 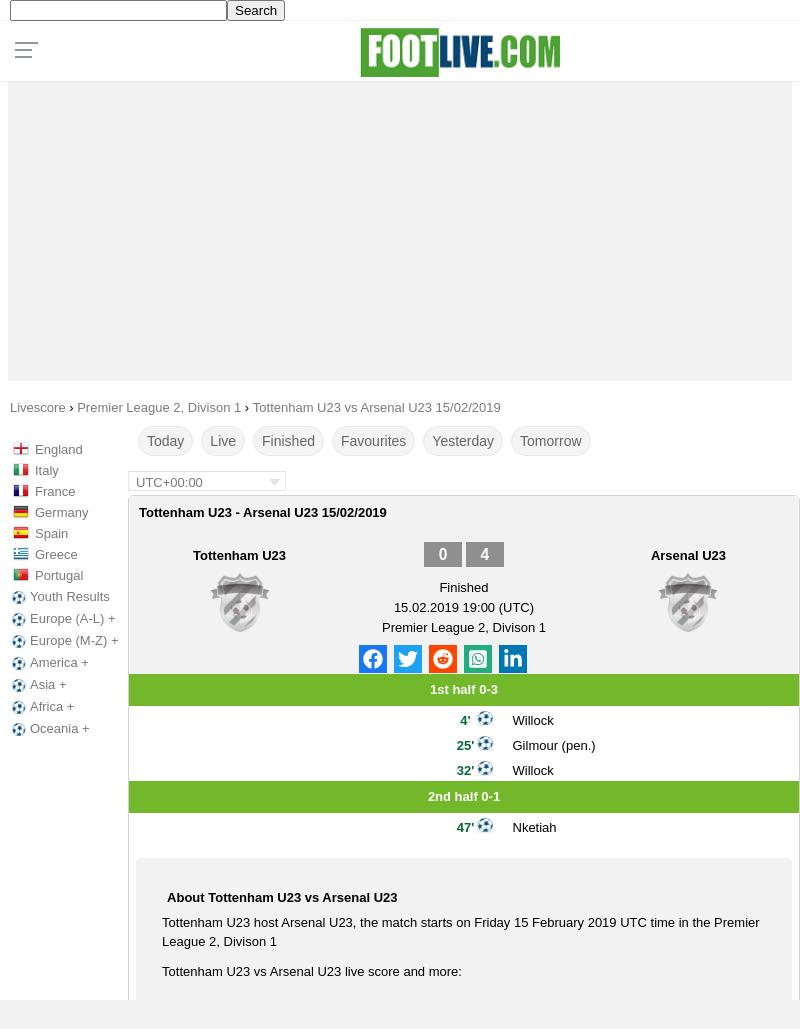 What do you see at coordinates (459, 931) in the screenshot?
I see `'Tottenham U23 host Arsenal U23, the match starts on Friday 15 February 2019 UTC time in the  Premier League 2, Divison 1'` at bounding box center [459, 931].